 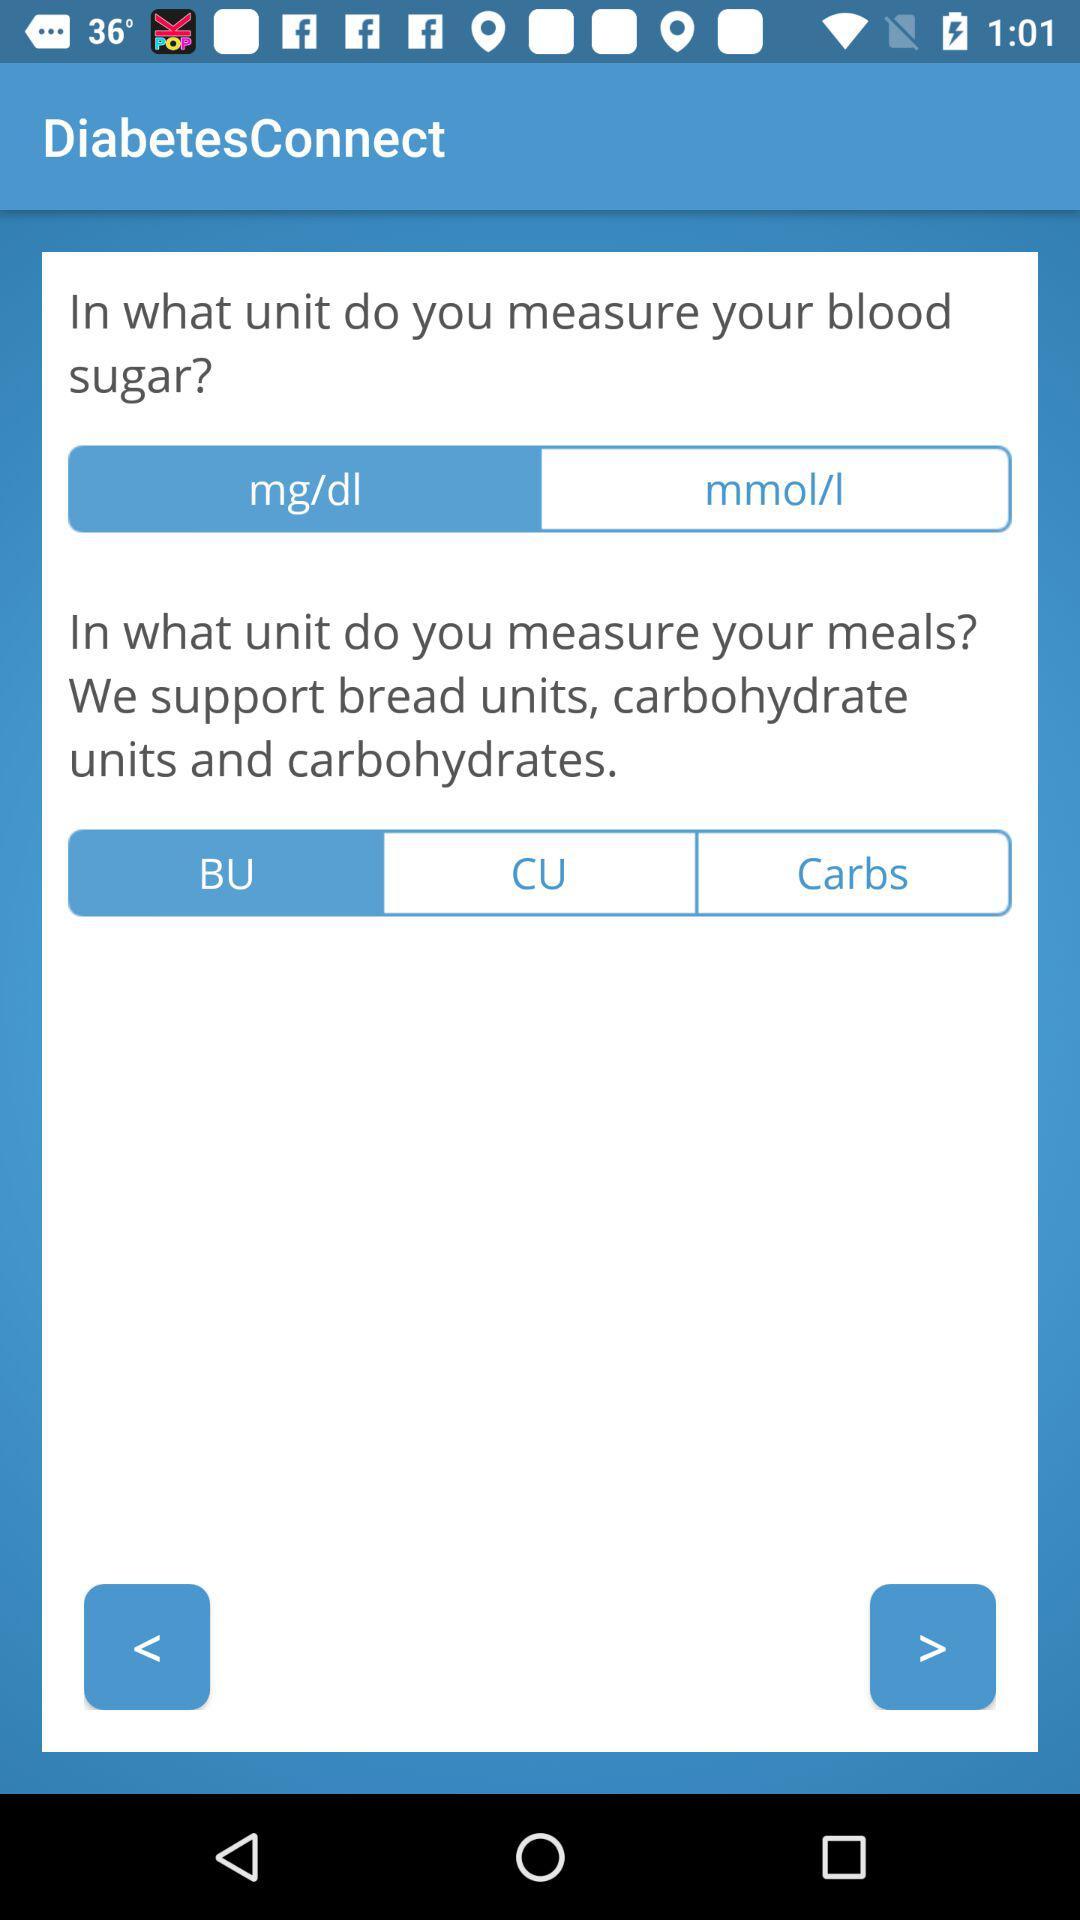 What do you see at coordinates (774, 489) in the screenshot?
I see `the icon to the right of the mg/dl icon` at bounding box center [774, 489].